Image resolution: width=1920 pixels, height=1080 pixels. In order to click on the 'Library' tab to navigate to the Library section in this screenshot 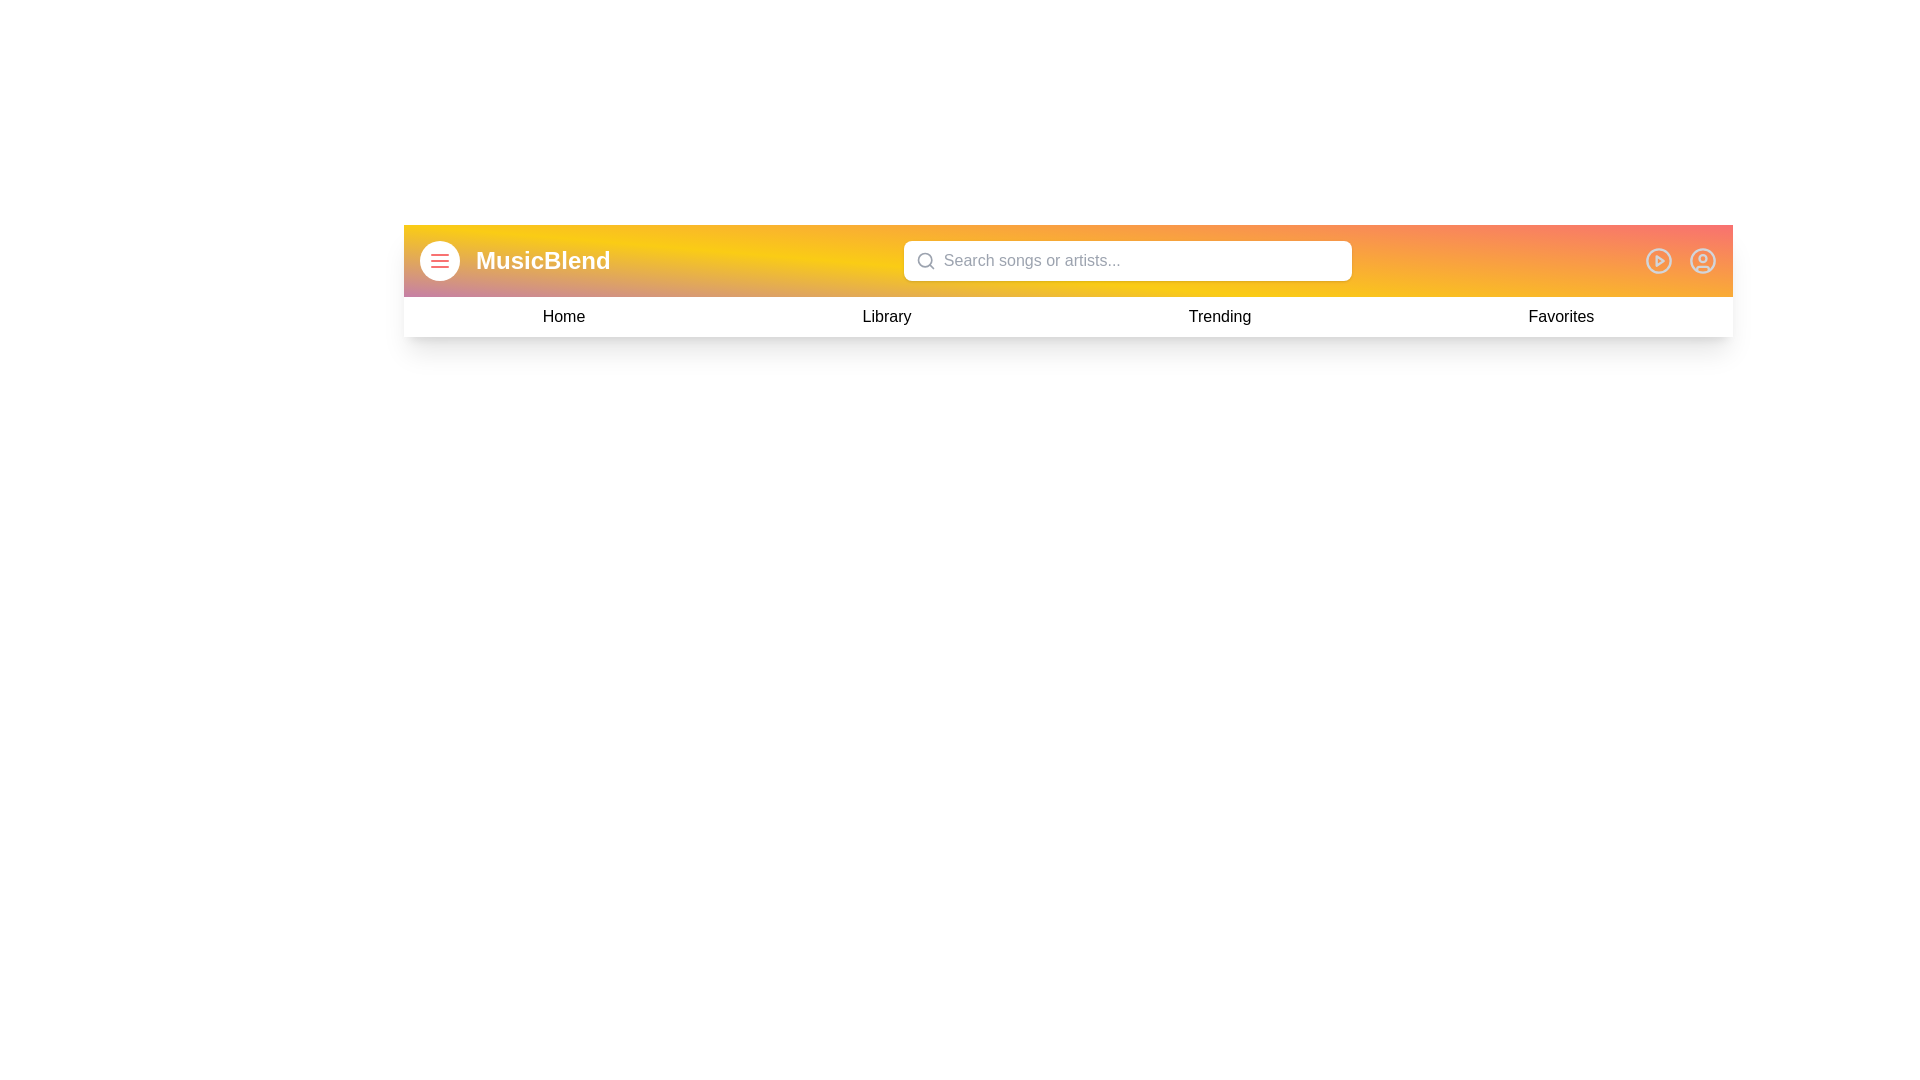, I will do `click(886, 315)`.